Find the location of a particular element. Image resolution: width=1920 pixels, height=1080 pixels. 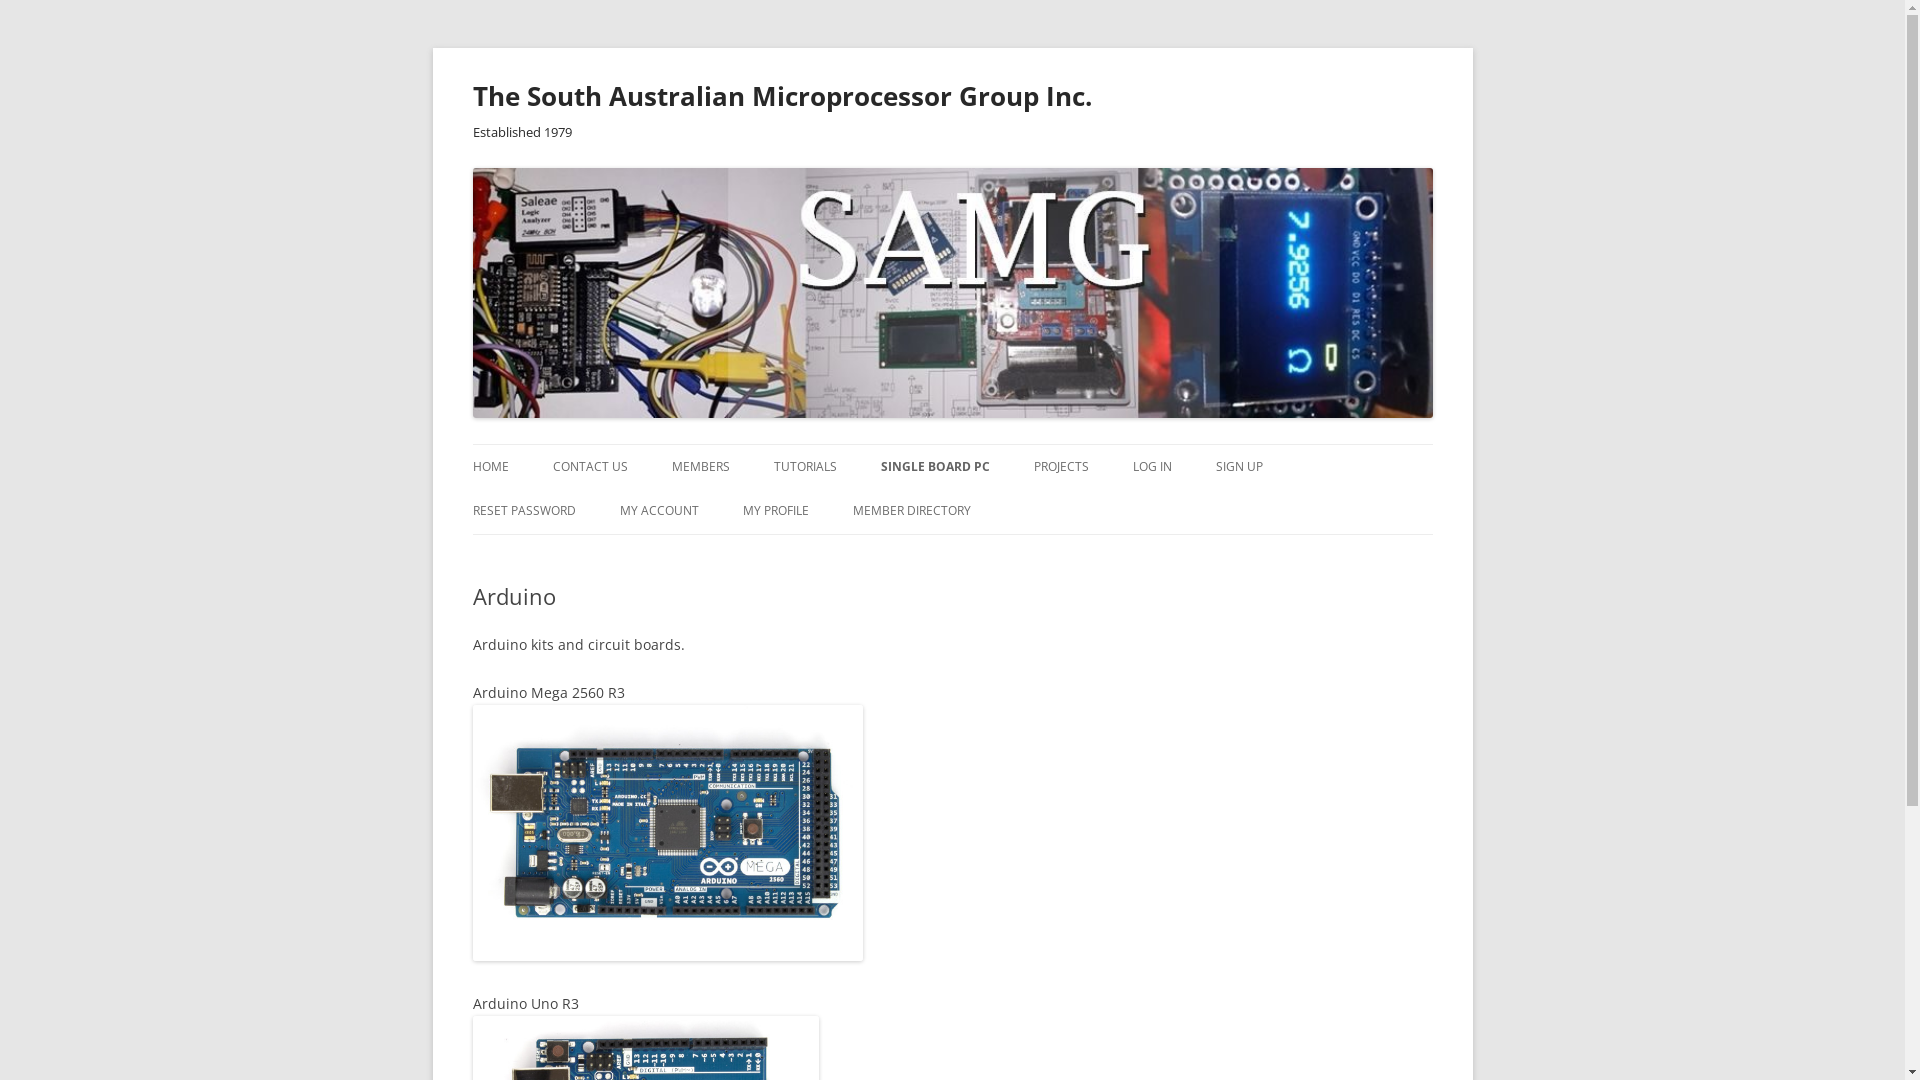

'HOME' is located at coordinates (489, 466).